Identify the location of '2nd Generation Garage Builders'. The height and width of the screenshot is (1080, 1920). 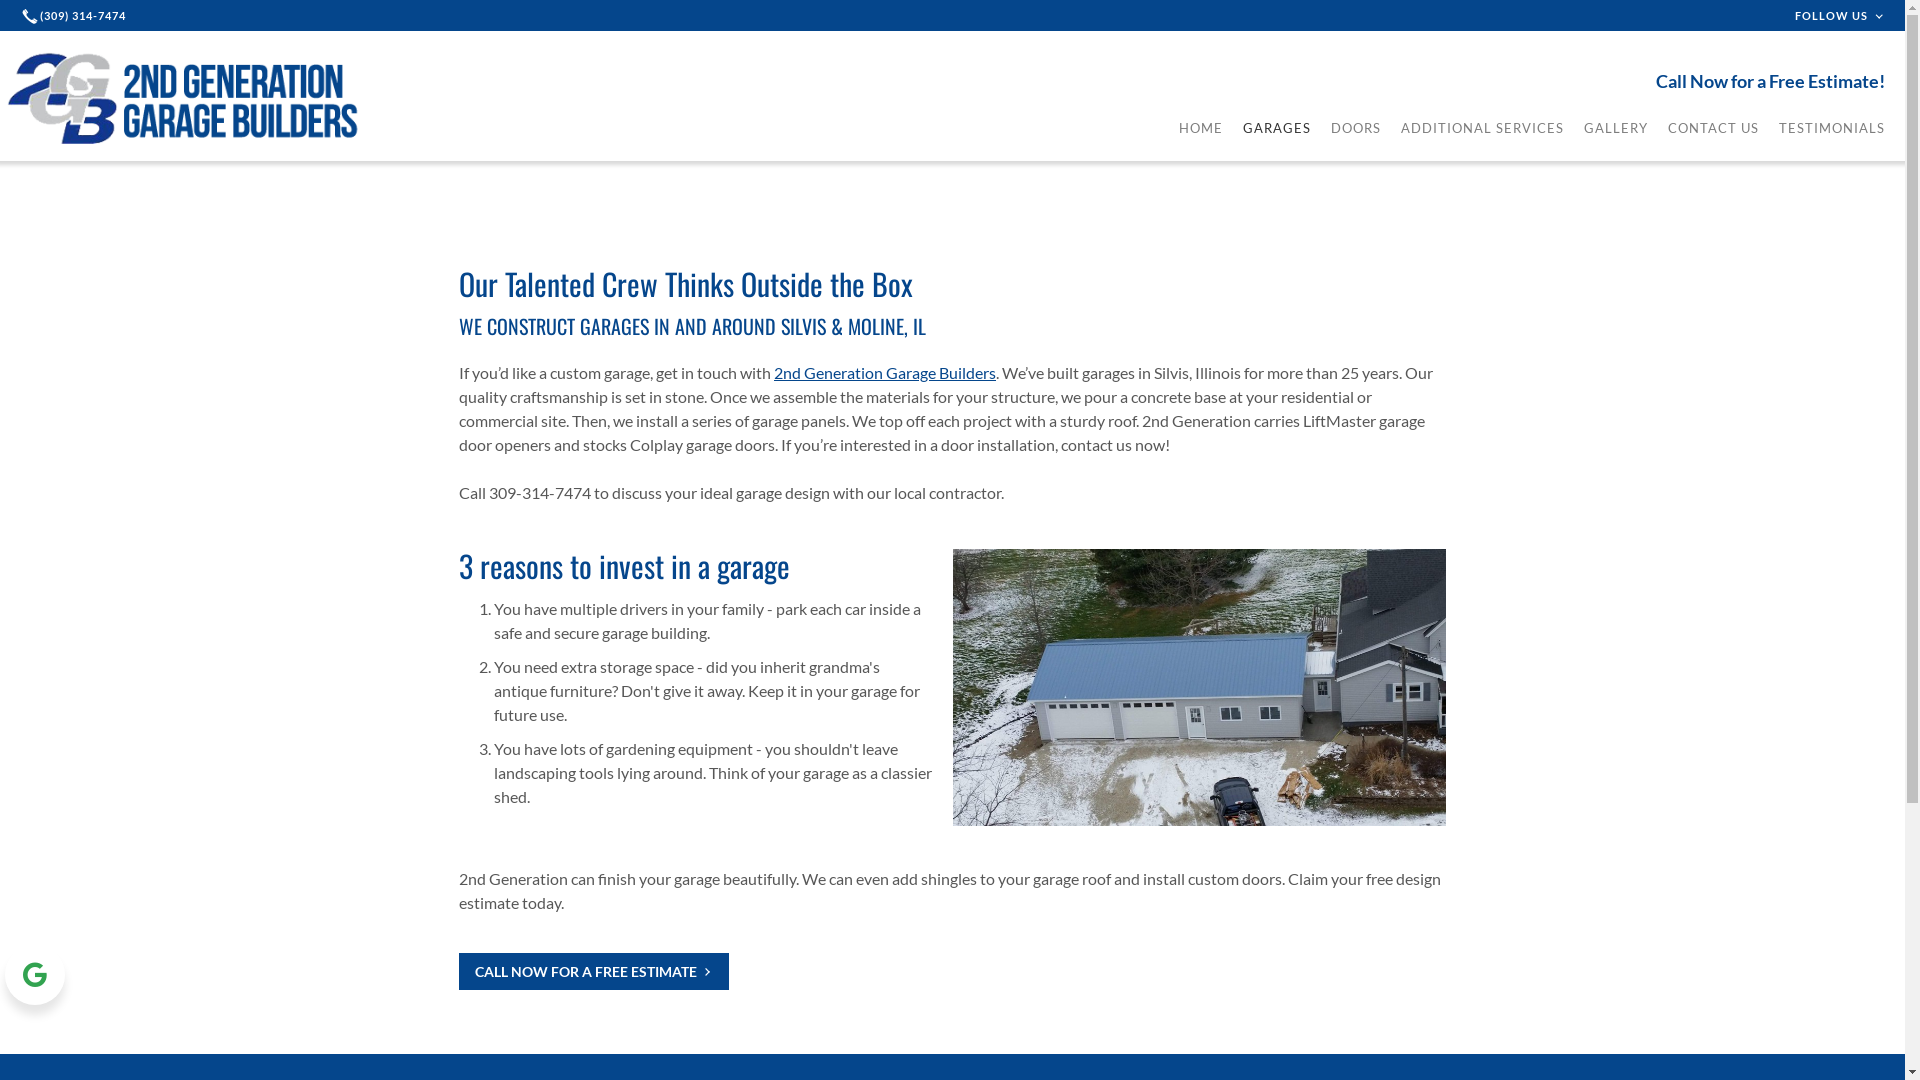
(772, 372).